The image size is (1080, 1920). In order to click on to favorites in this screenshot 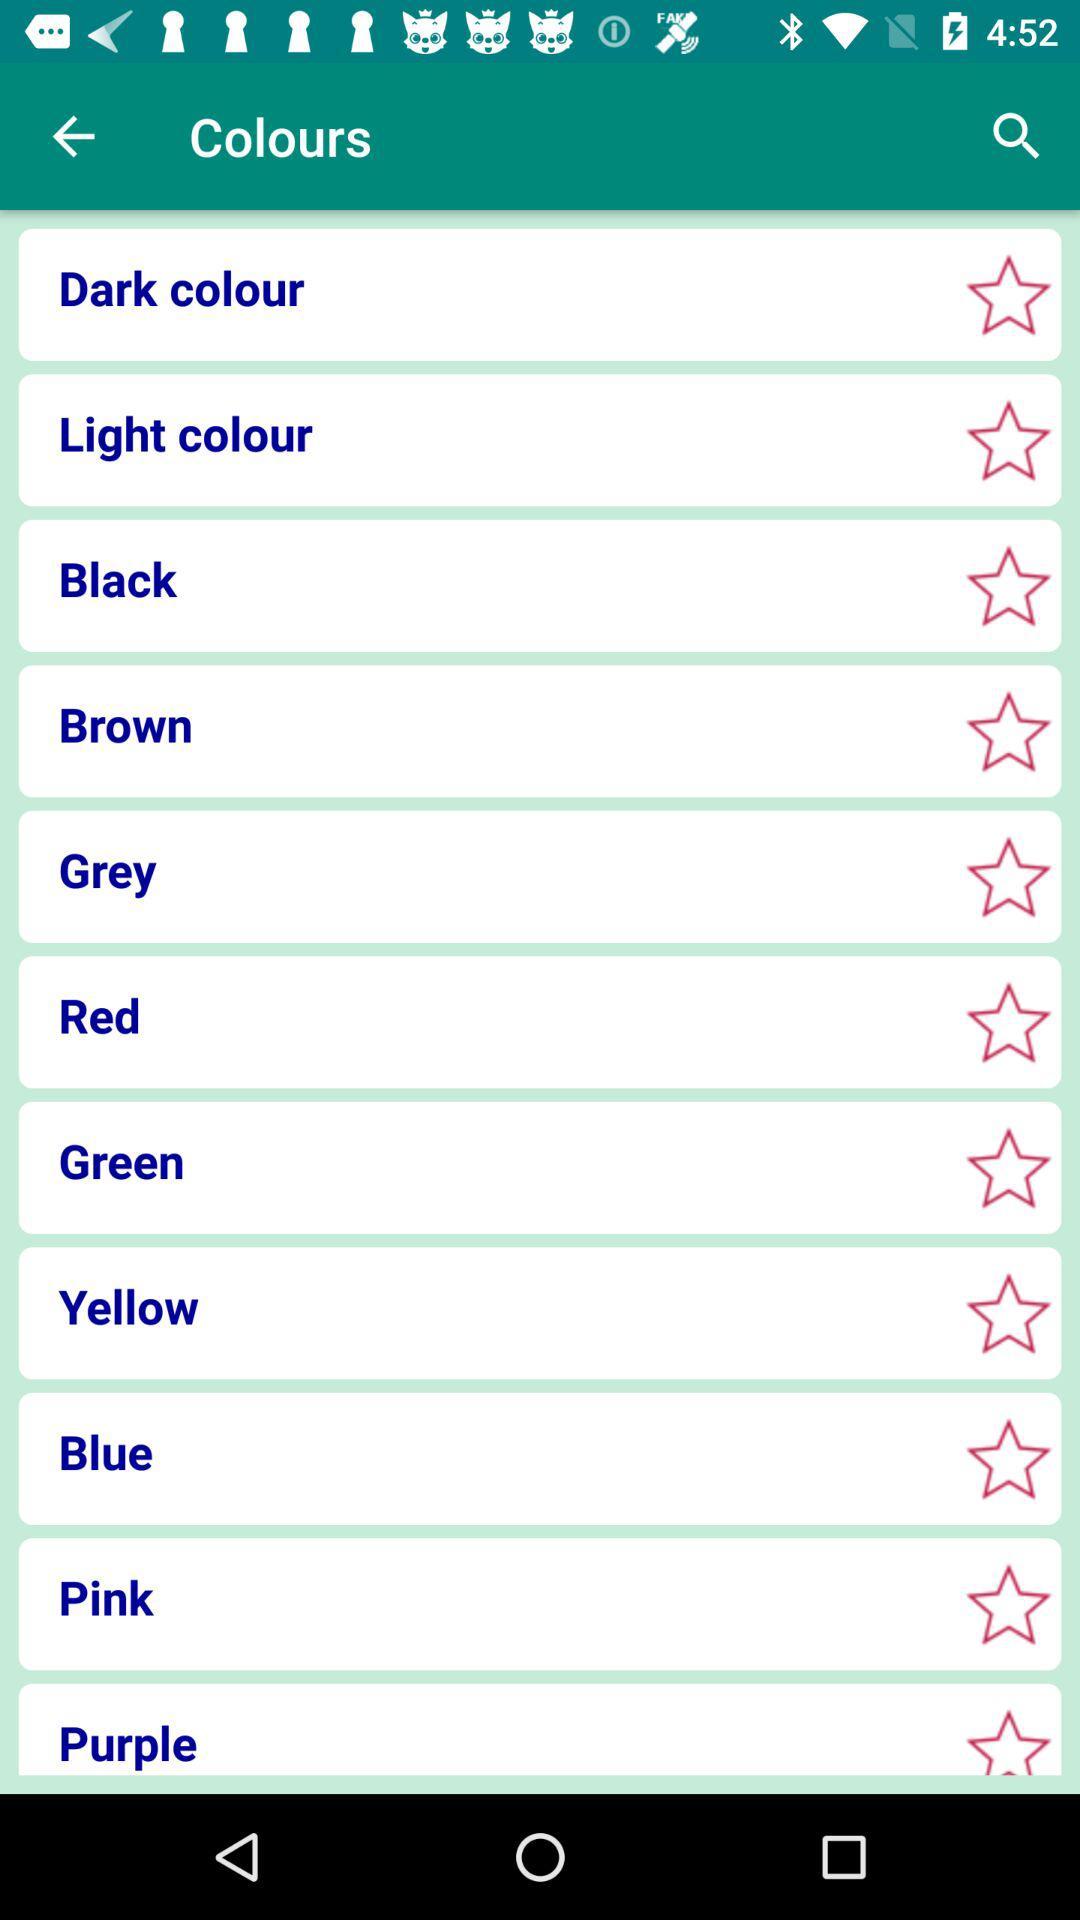, I will do `click(1008, 1313)`.